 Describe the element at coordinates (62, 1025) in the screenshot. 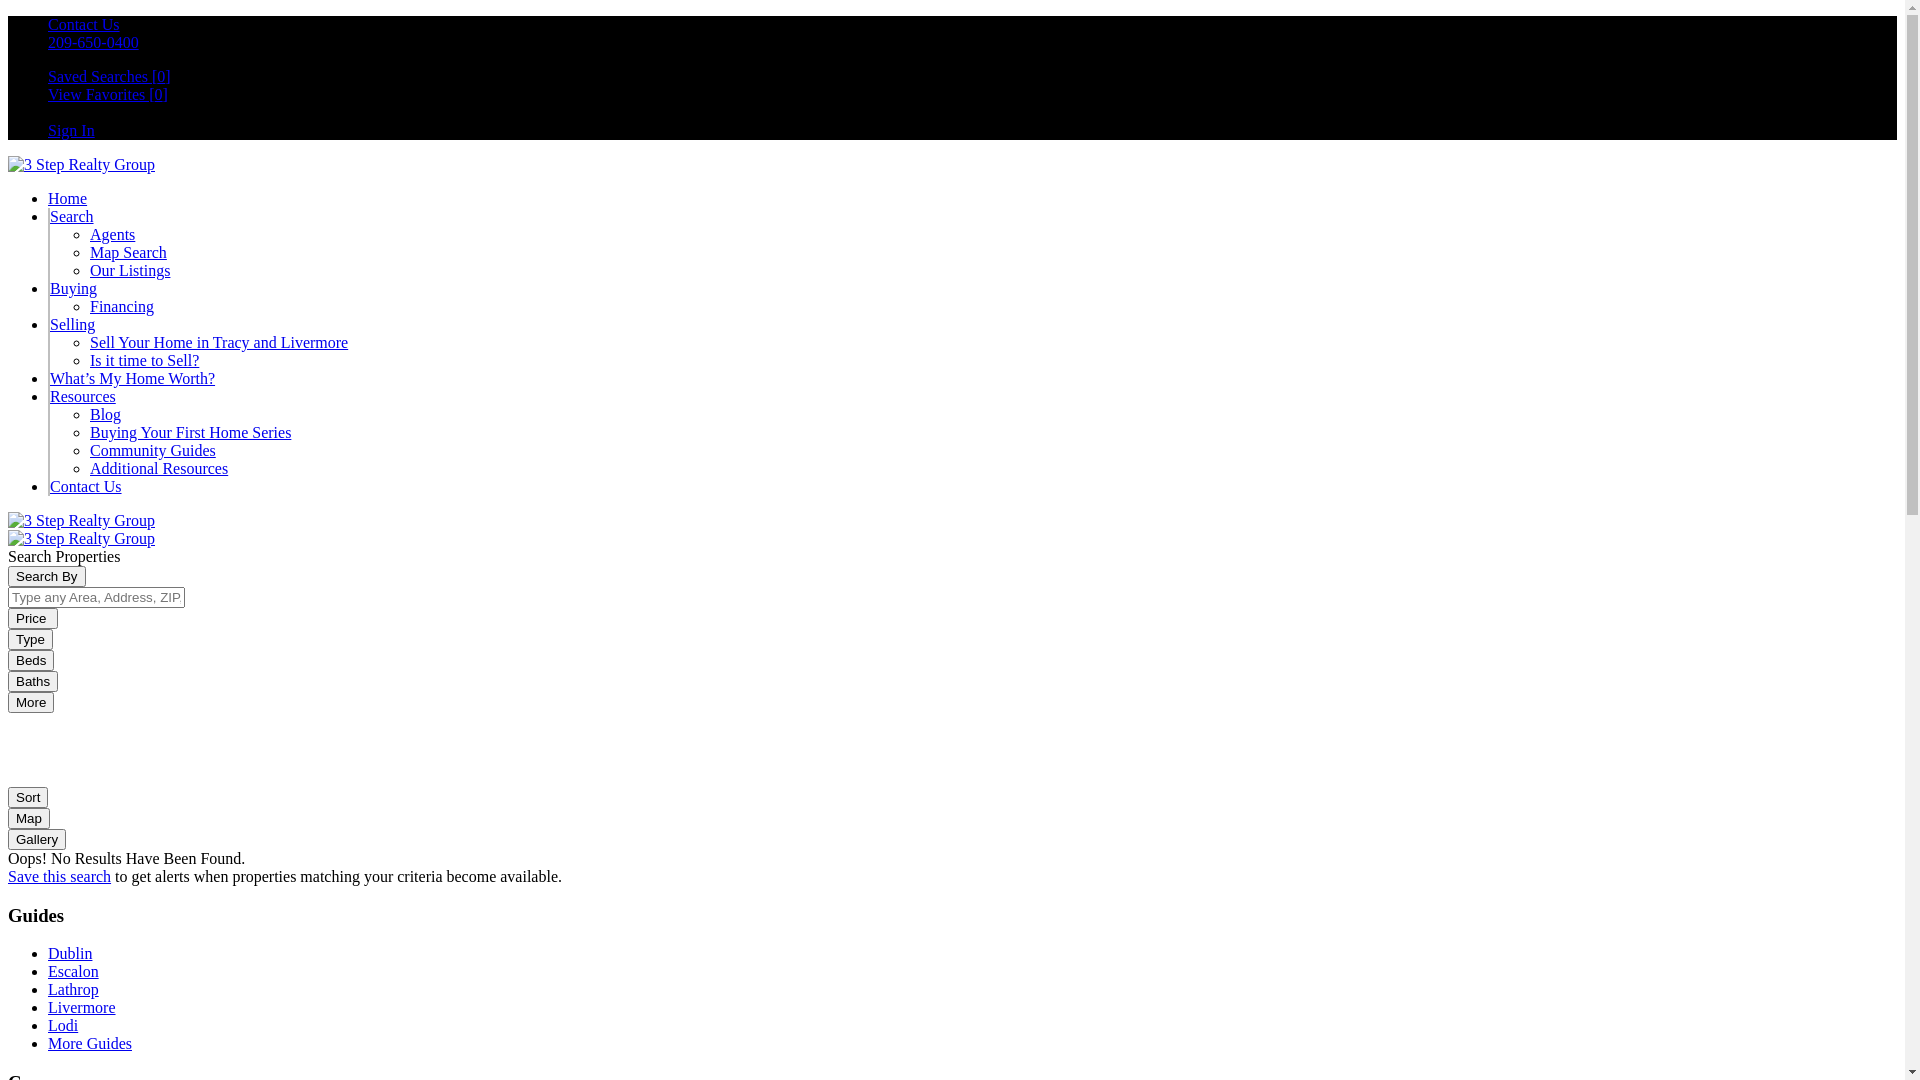

I see `'Lodi'` at that location.